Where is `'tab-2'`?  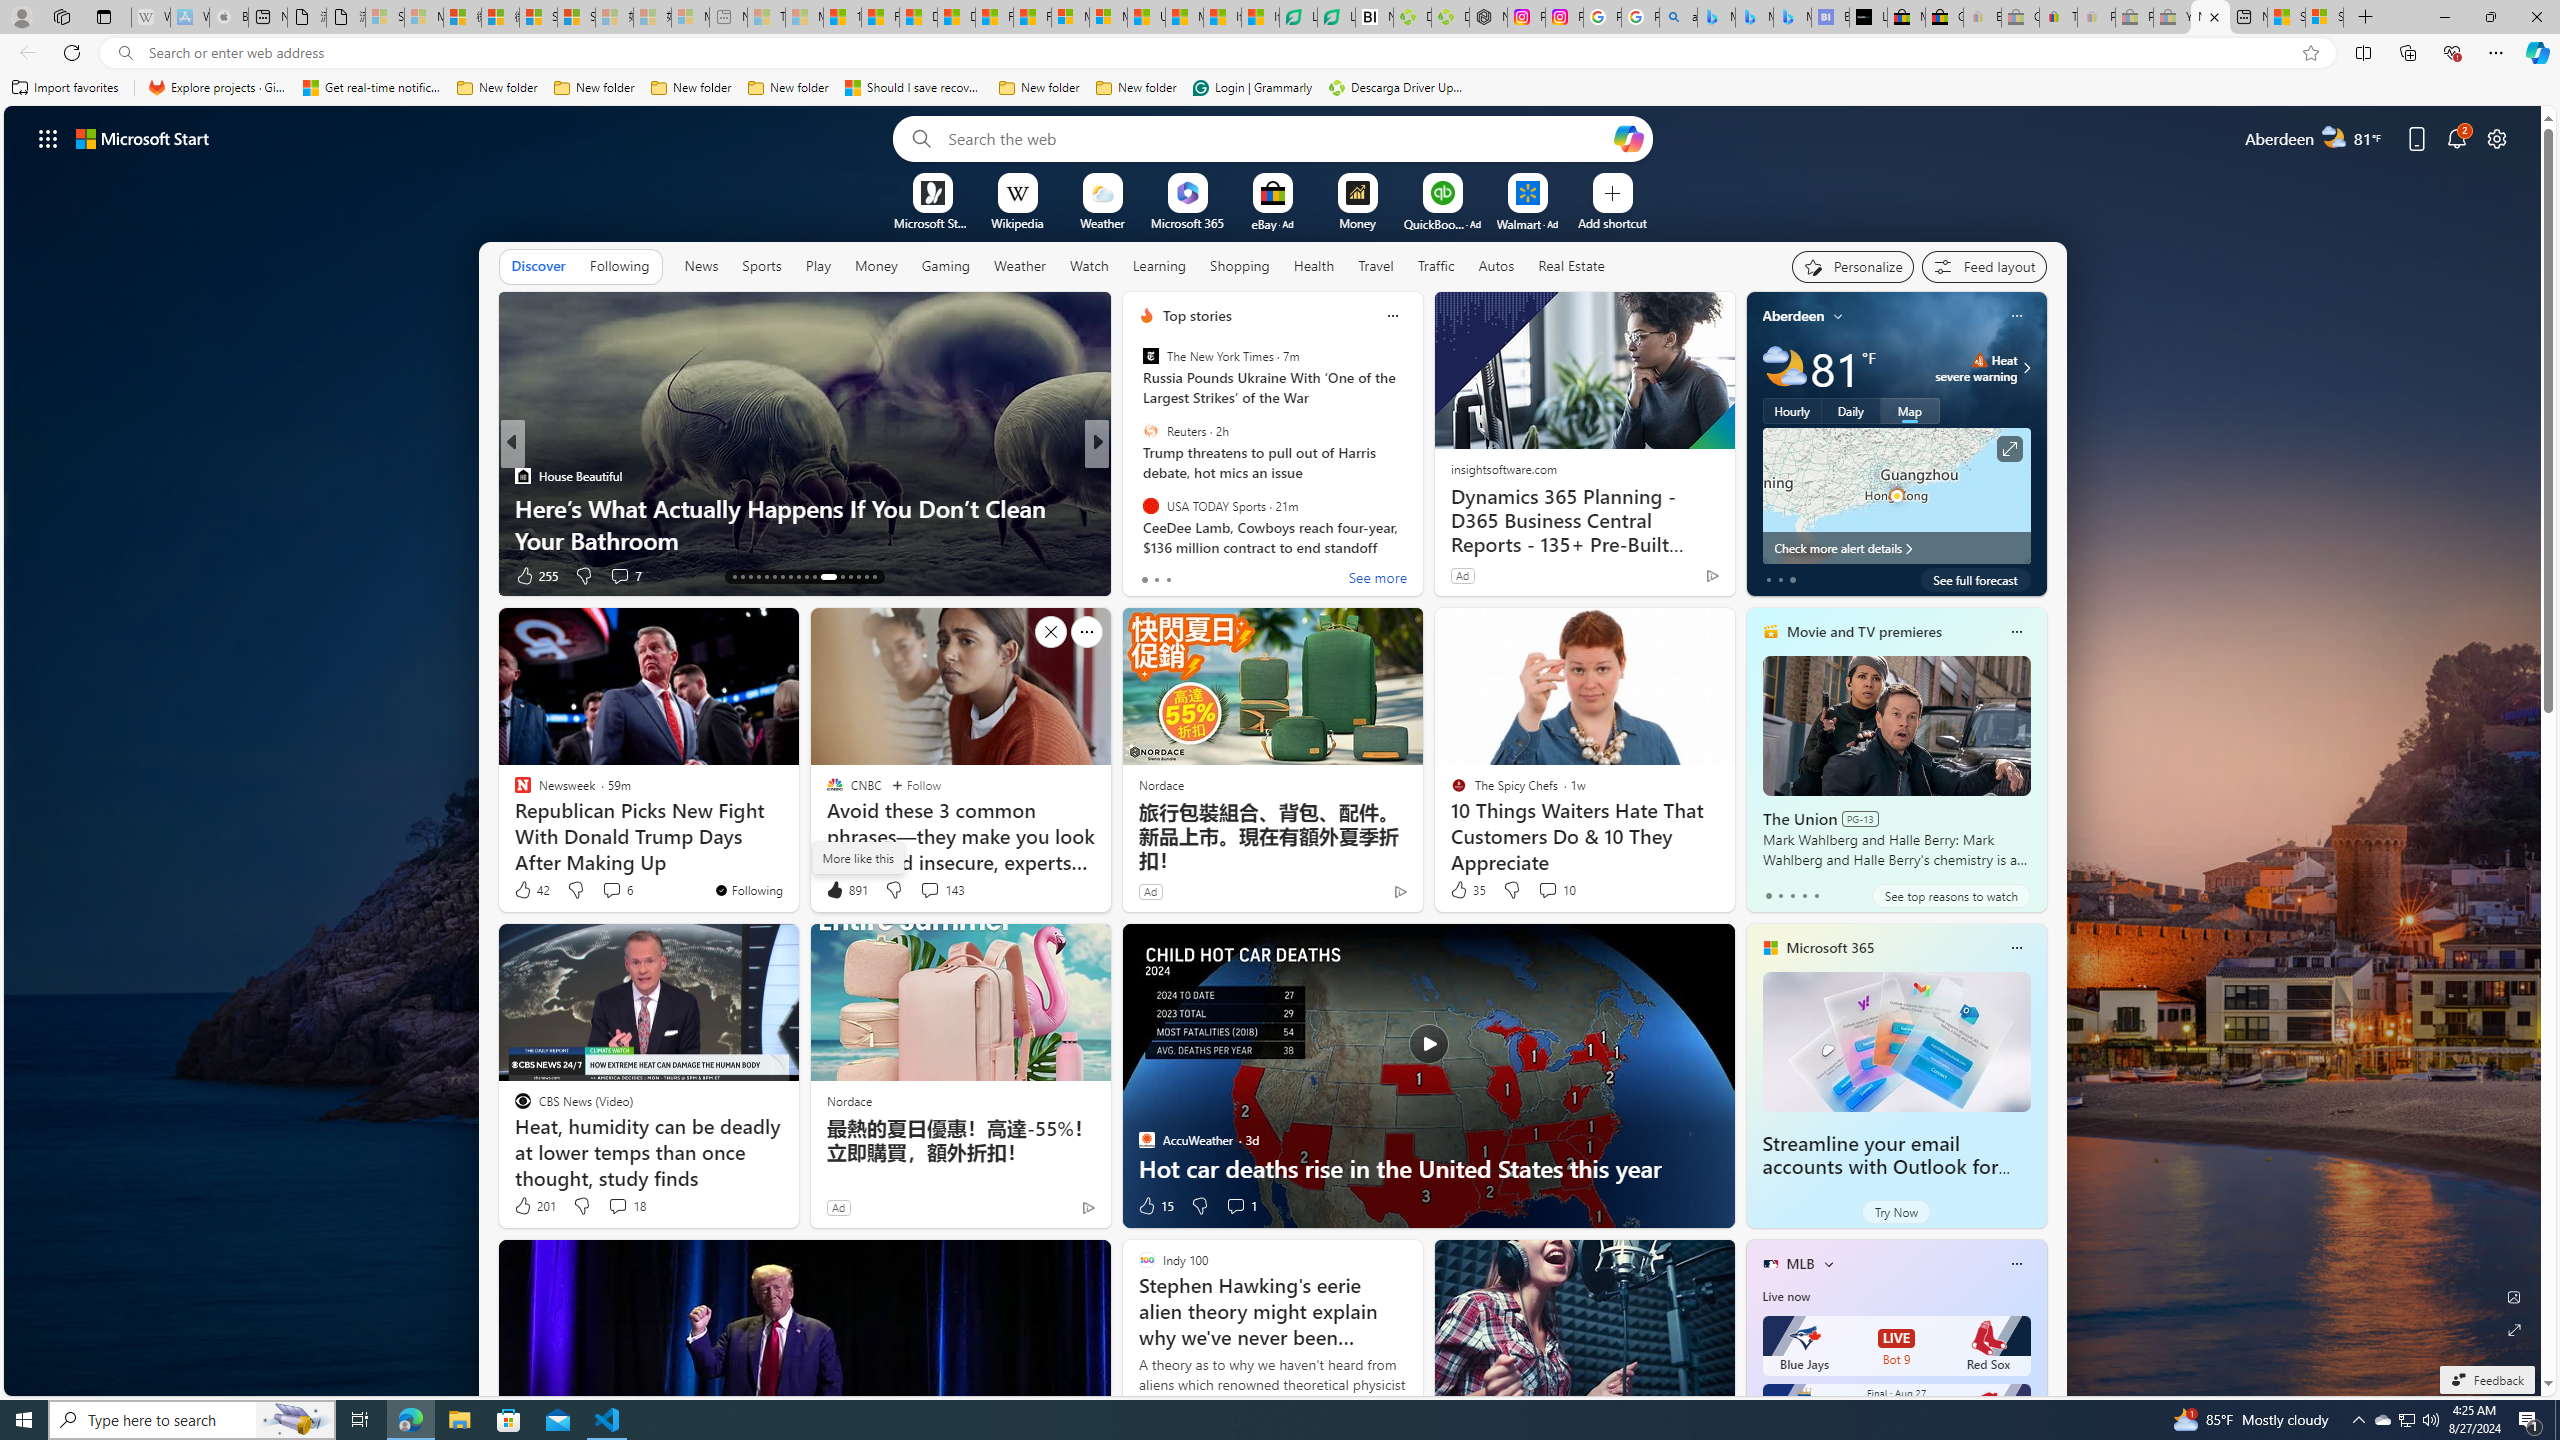
'tab-2' is located at coordinates (1793, 895).